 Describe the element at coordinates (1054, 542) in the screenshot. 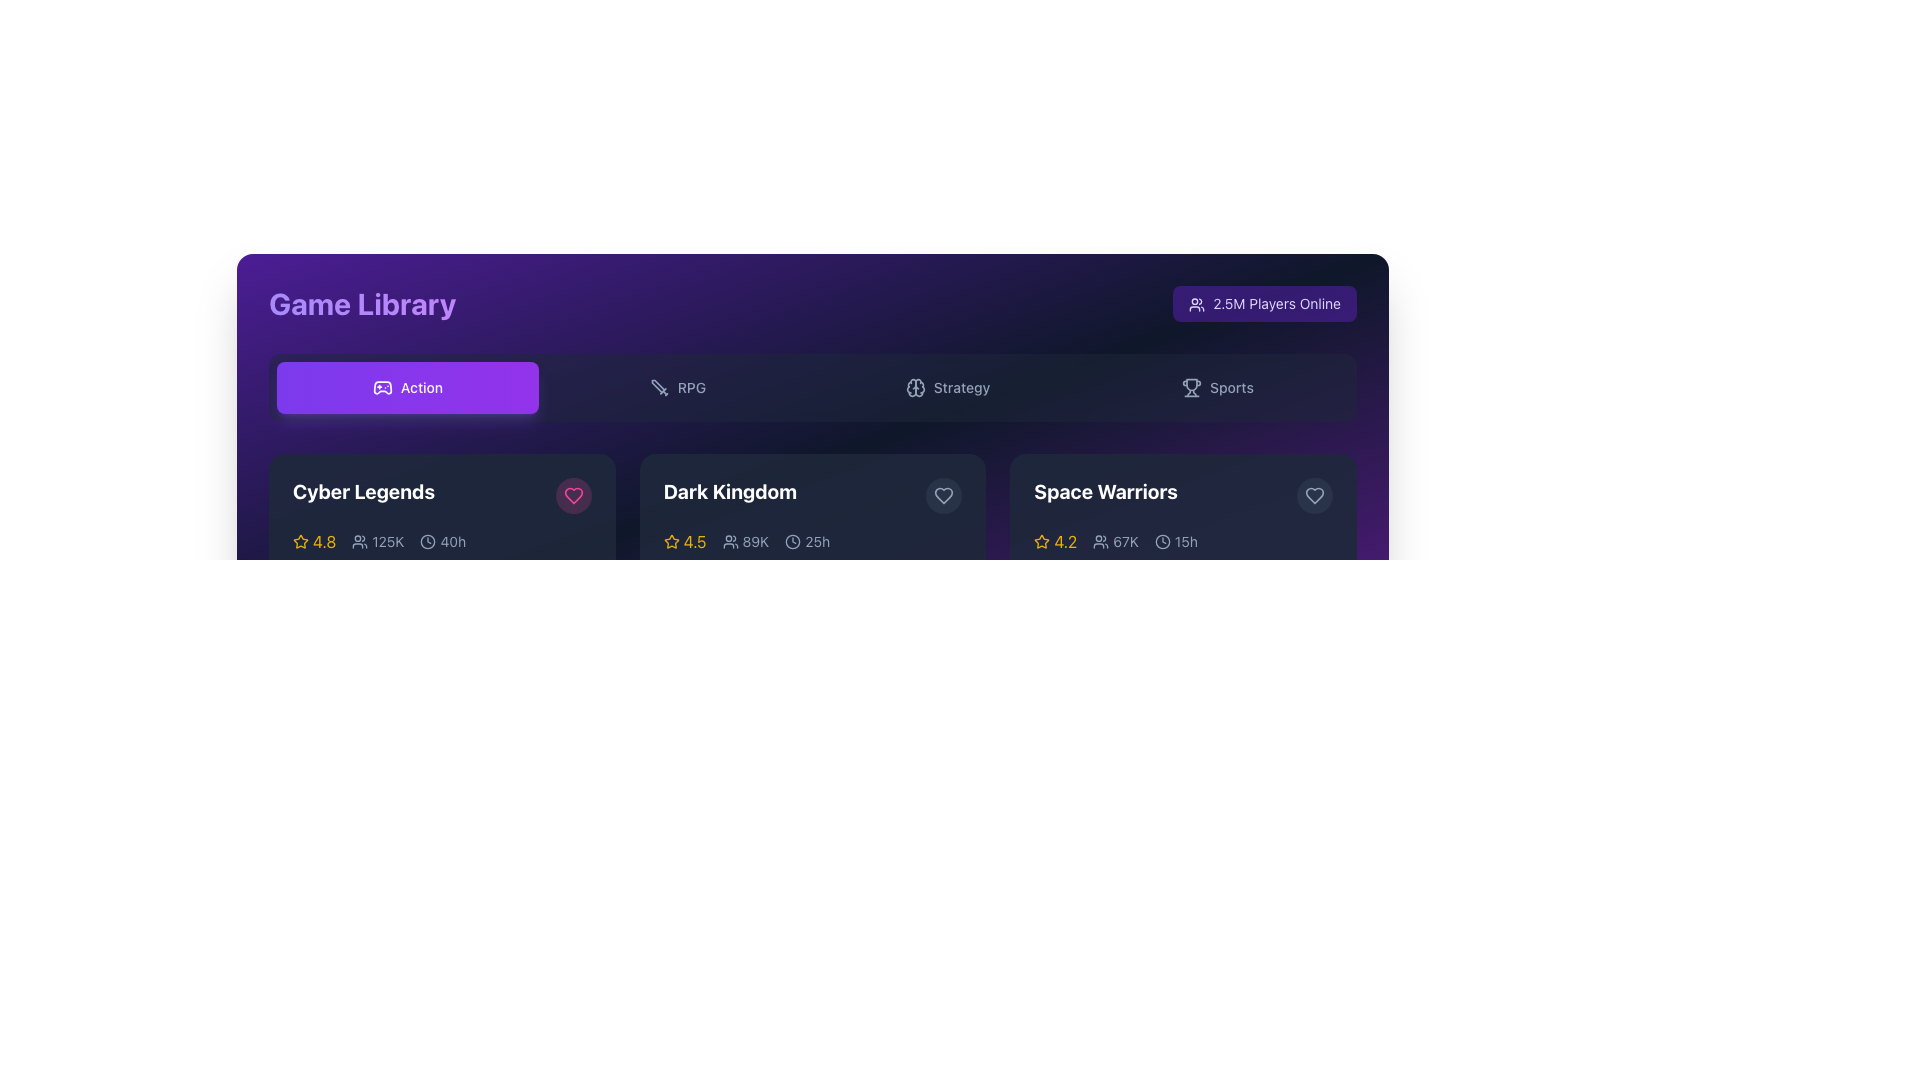

I see `the static text displaying the rating value for the 'Space Warriors' item, located at the bottom part of its tile and adjacent to a star icon` at that location.